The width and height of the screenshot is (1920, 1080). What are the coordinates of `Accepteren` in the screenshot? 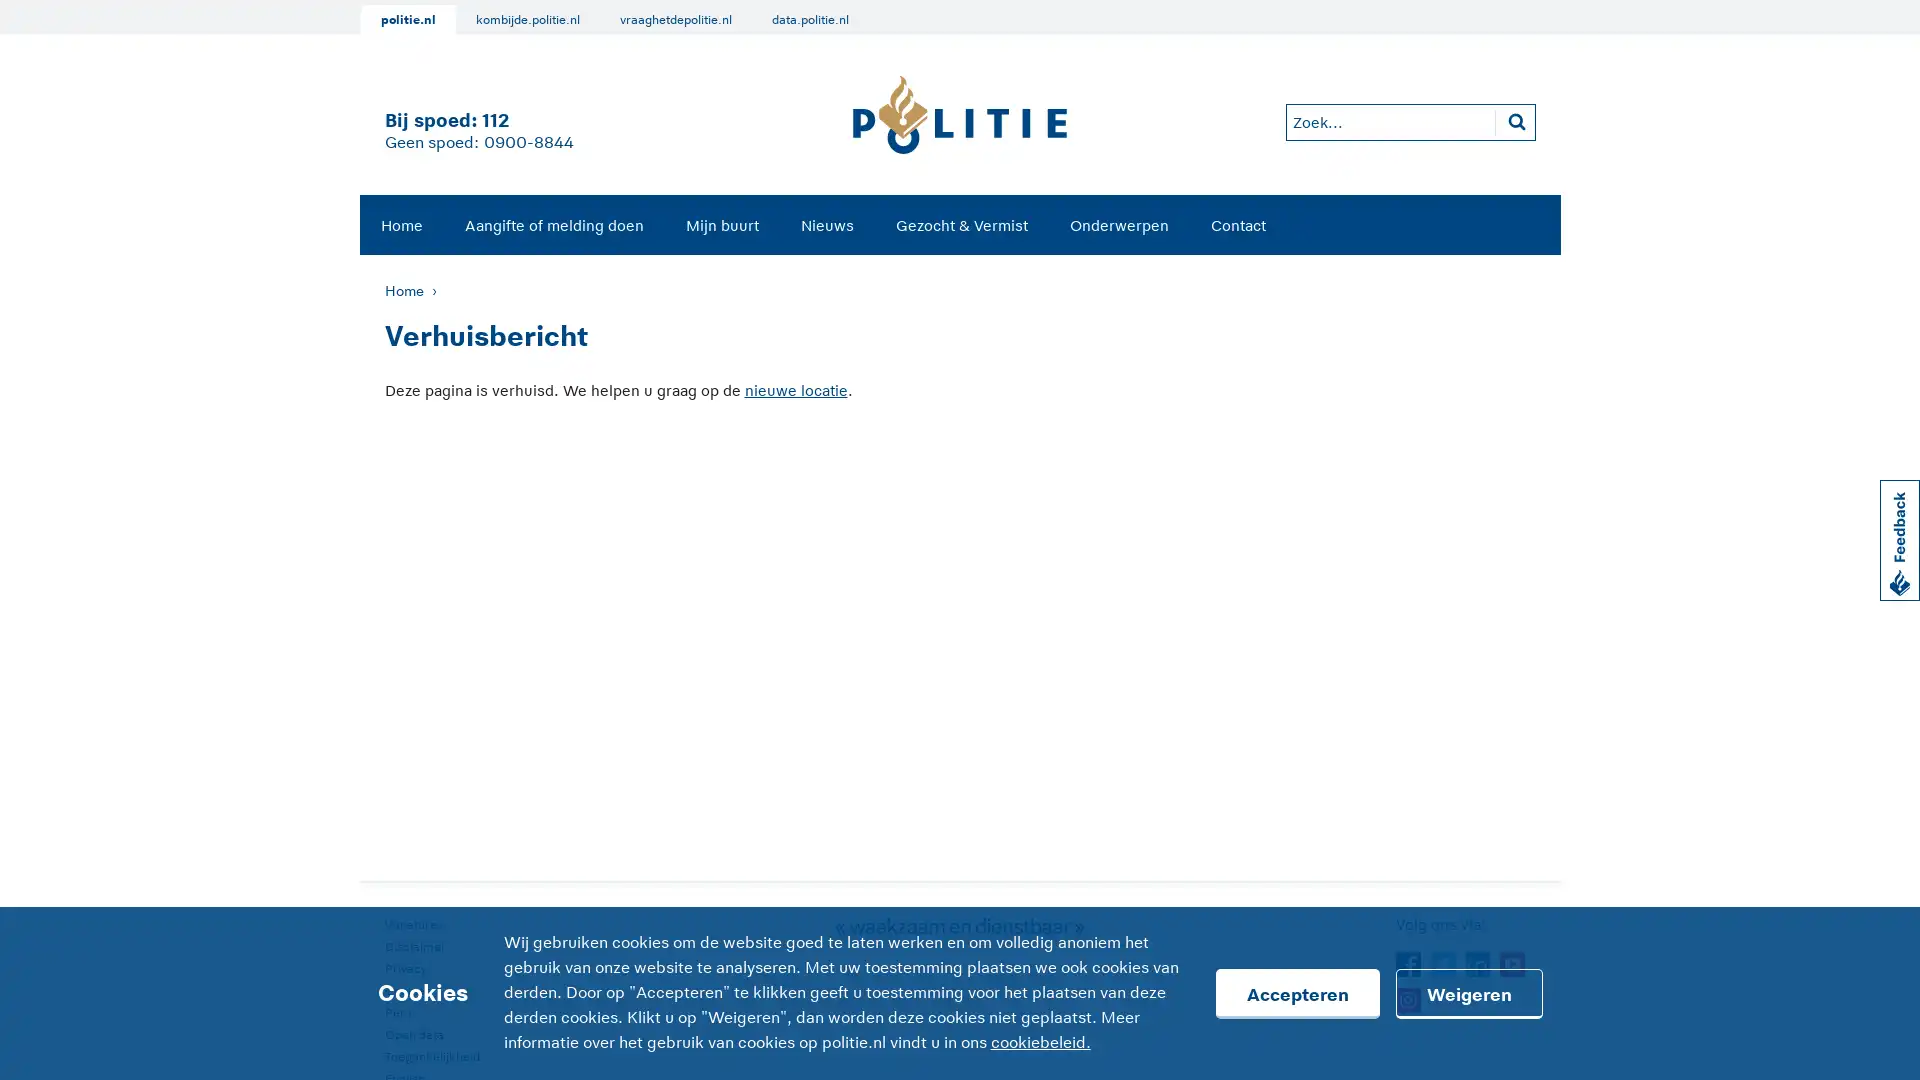 It's located at (1296, 992).